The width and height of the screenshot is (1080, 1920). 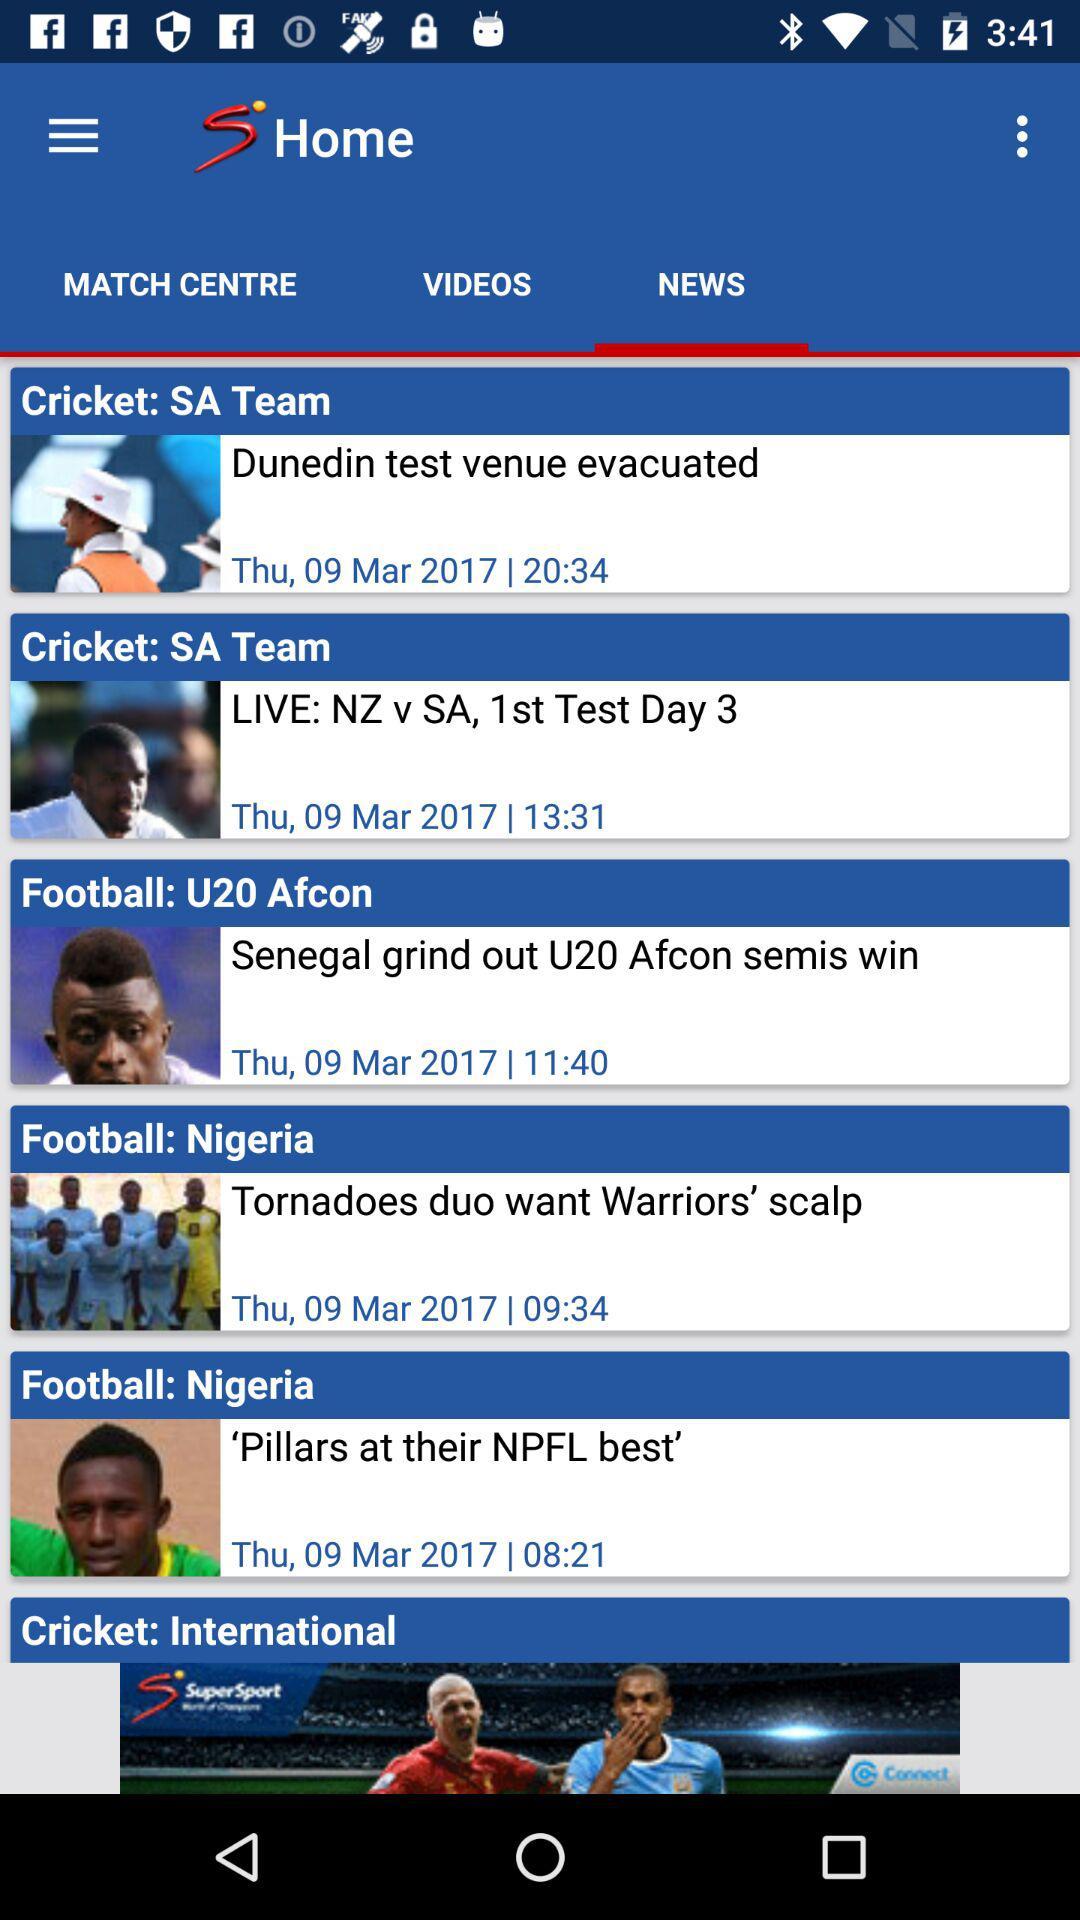 I want to click on men, so click(x=540, y=1727).